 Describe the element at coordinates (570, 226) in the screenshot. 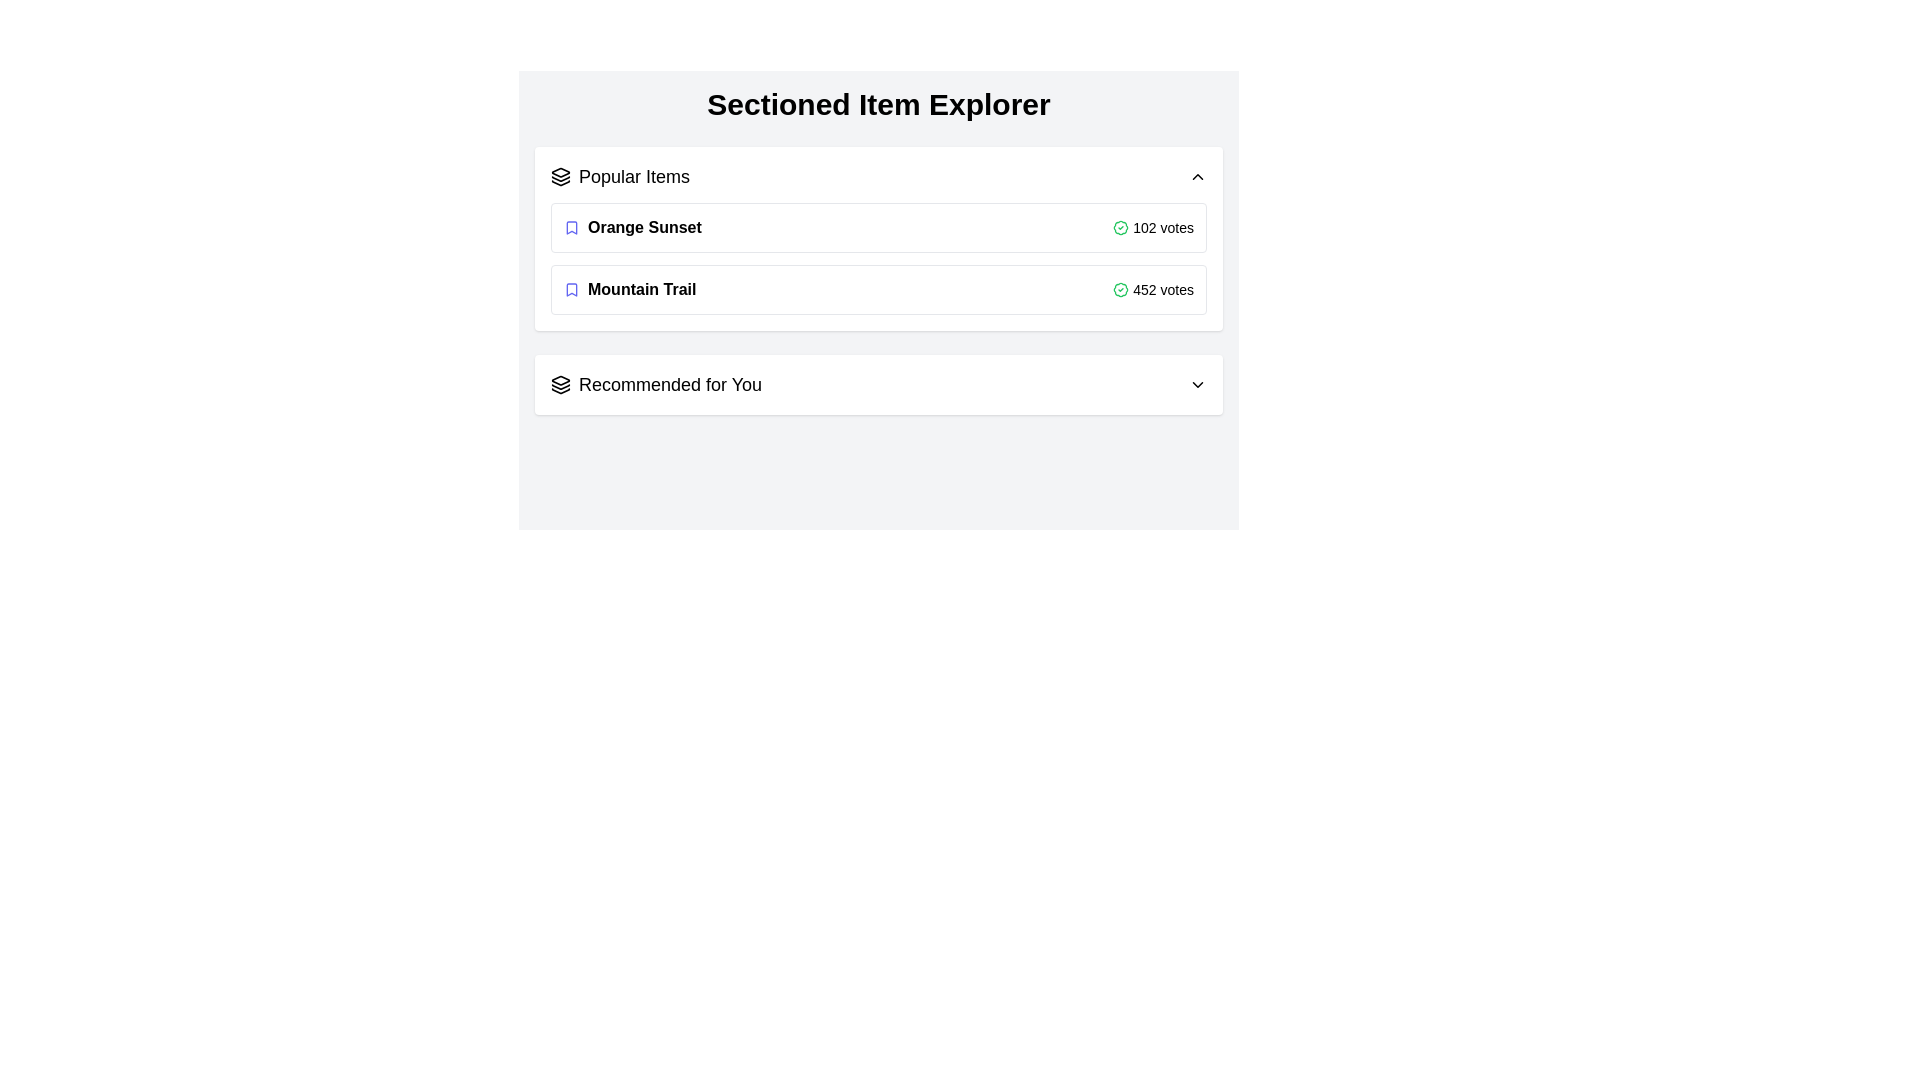

I see `the decorative bookmark icon located to the left of the bold text 'Orange Sunset' within the 'Popular Items' section` at that location.